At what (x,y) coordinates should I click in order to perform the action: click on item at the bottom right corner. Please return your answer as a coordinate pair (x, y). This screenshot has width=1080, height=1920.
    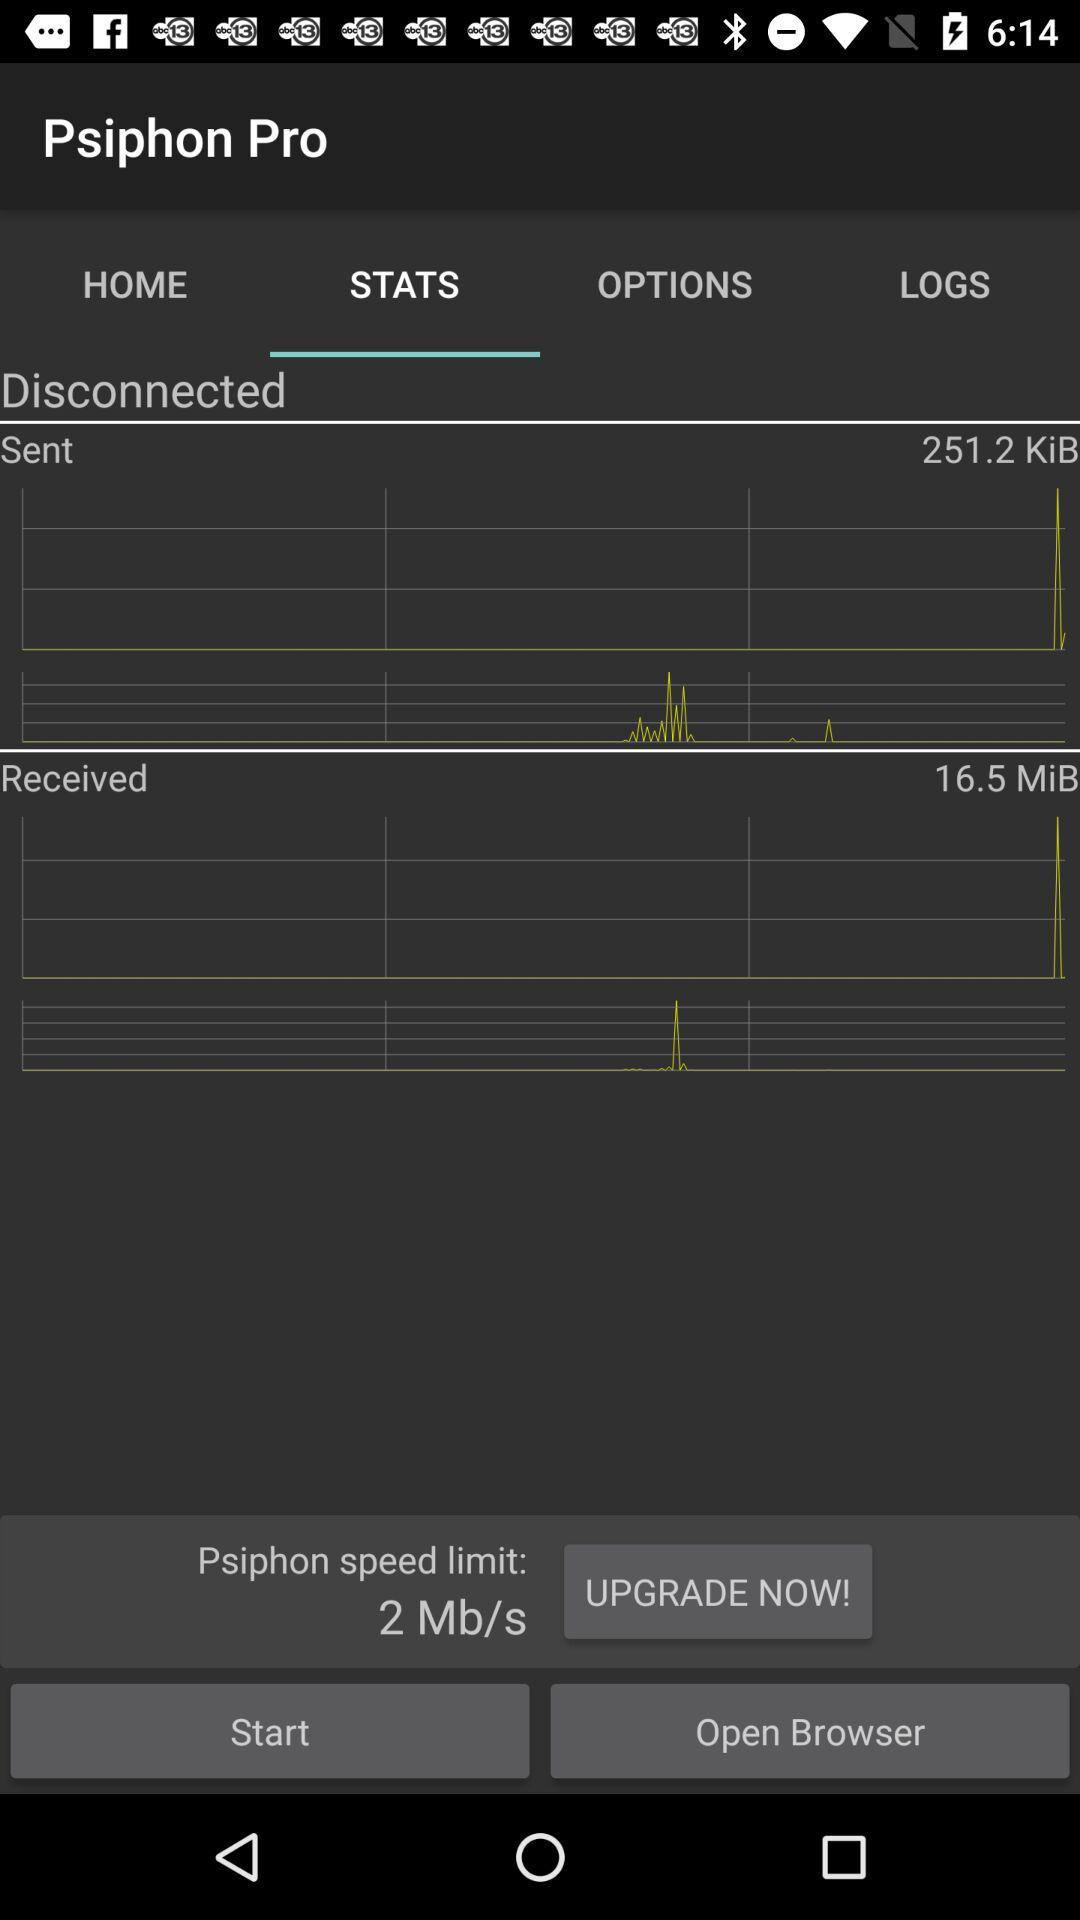
    Looking at the image, I should click on (810, 1730).